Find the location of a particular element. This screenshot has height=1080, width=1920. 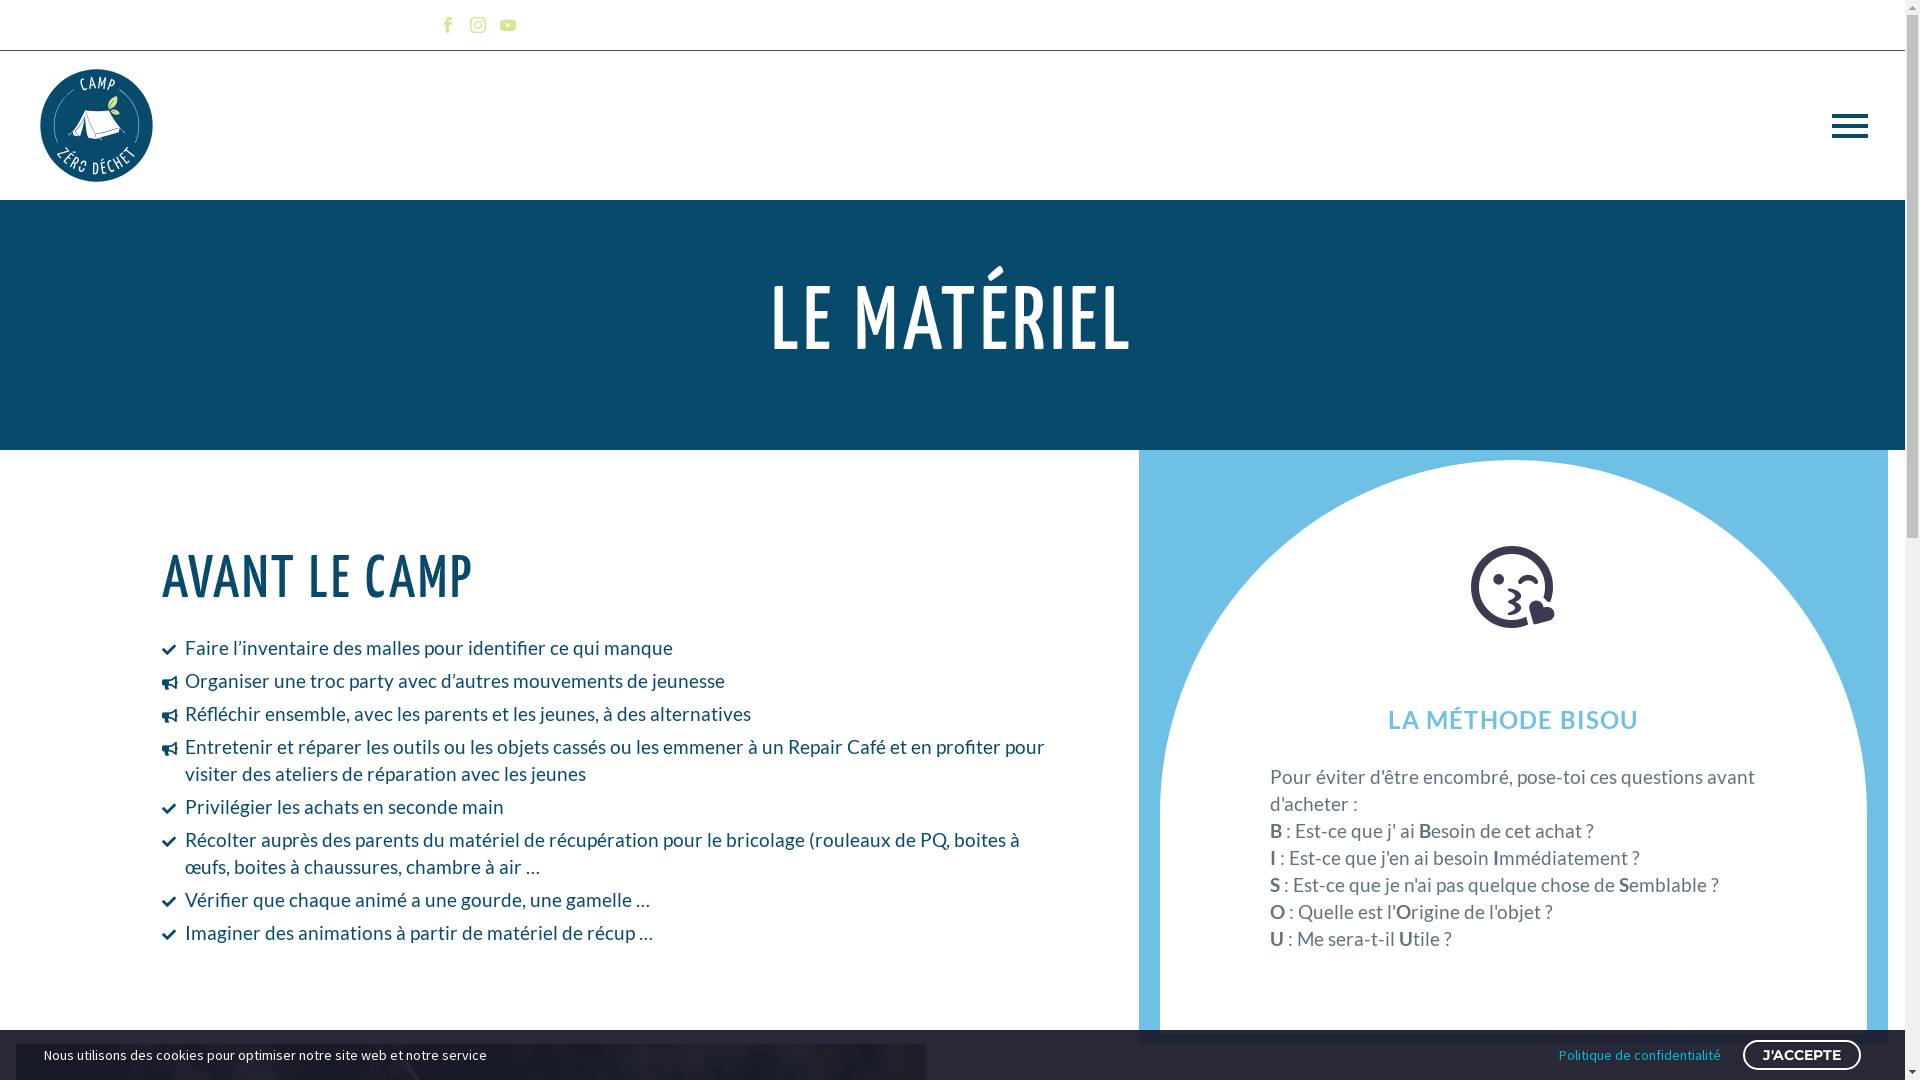

'YouTube' is located at coordinates (507, 24).